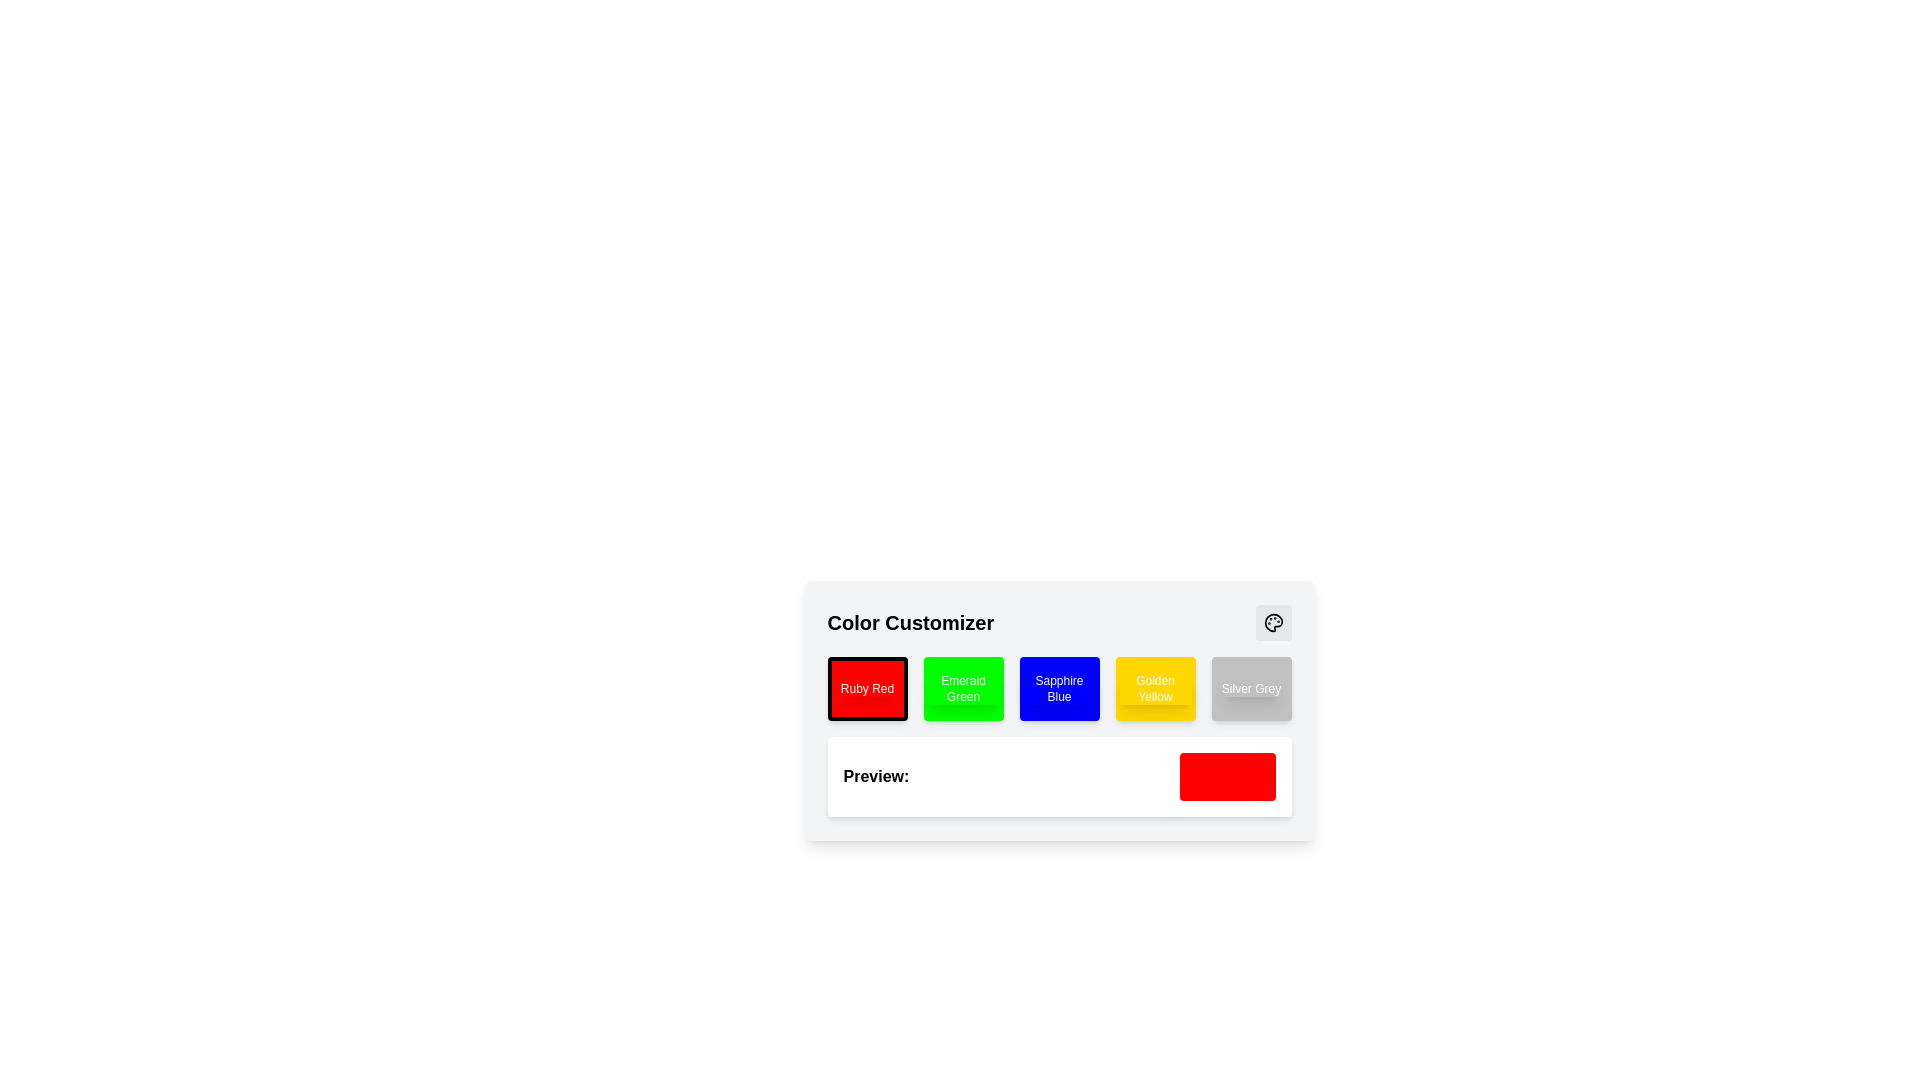  What do you see at coordinates (1250, 688) in the screenshot?
I see `the 'Silver Grey' button, which is the last button in a row of color selection buttons, to observe the hover effect` at bounding box center [1250, 688].